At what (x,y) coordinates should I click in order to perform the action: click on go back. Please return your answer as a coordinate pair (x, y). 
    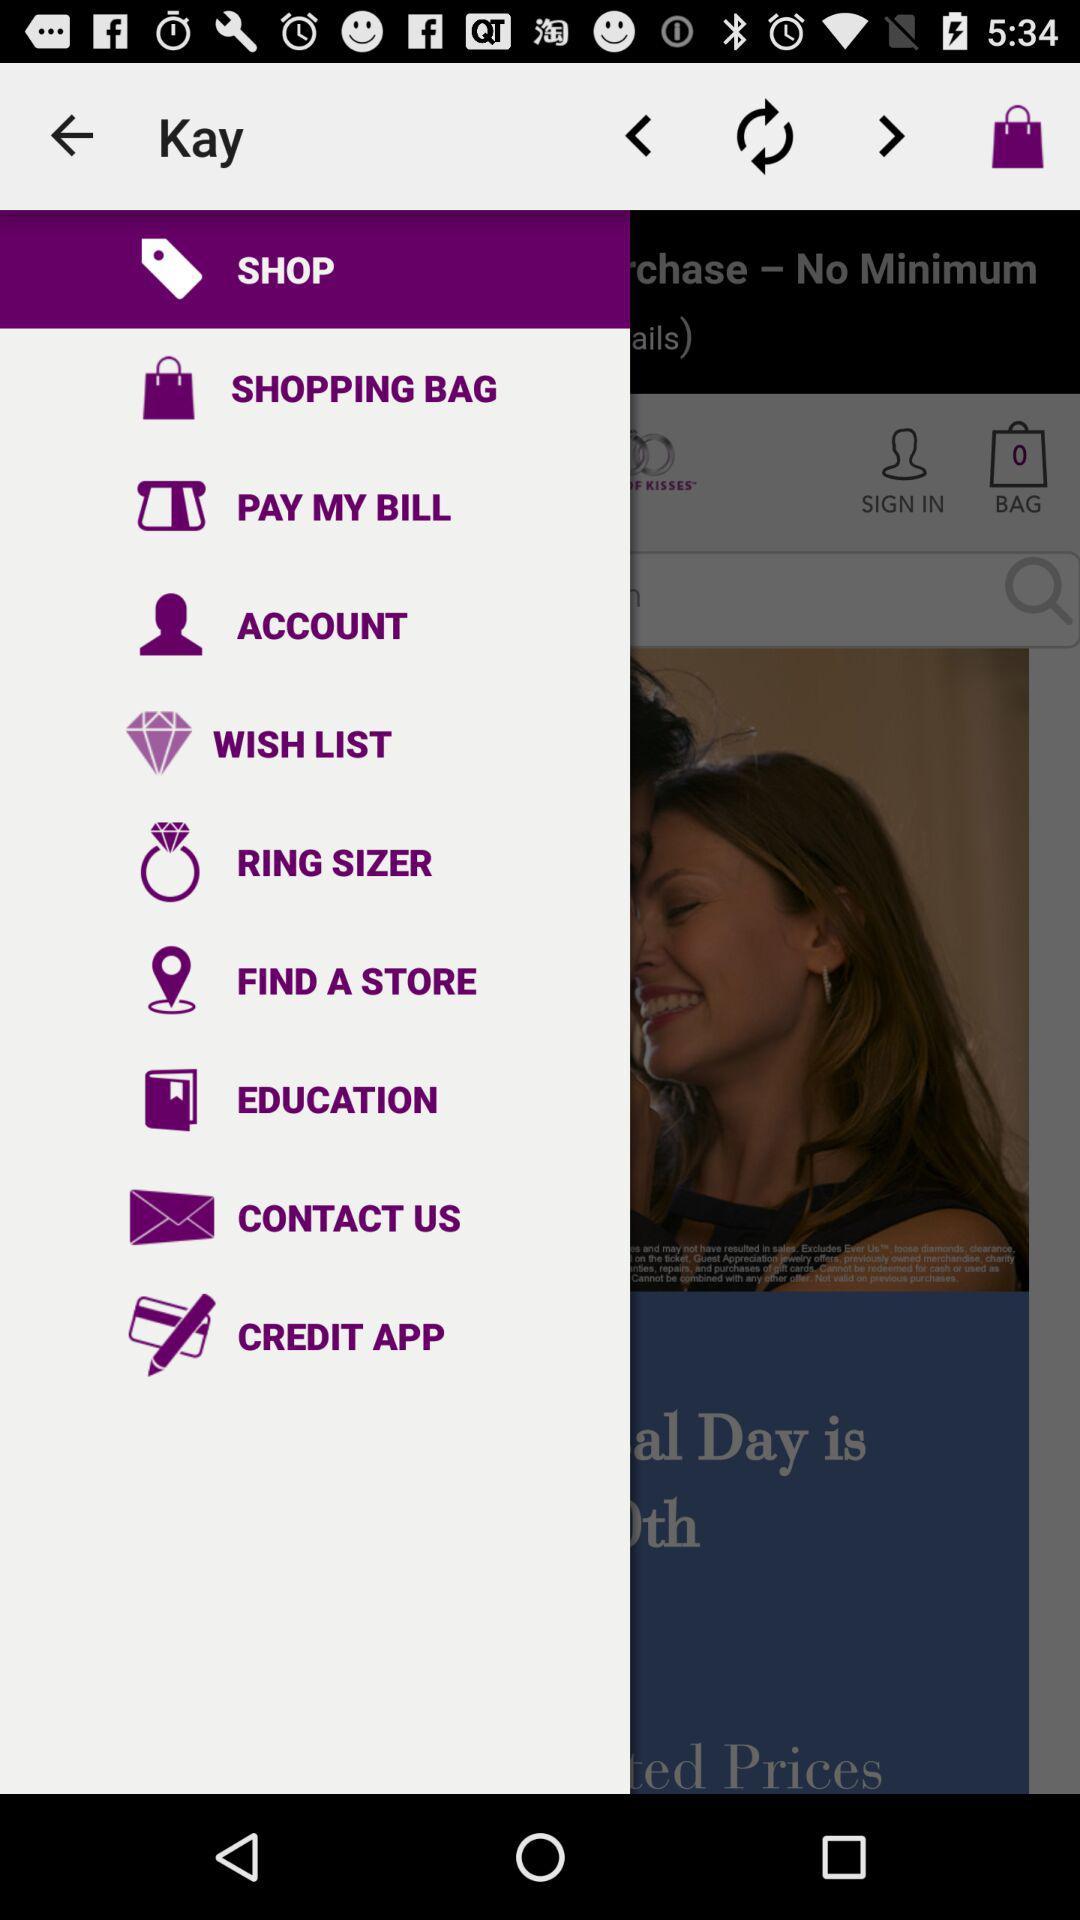
    Looking at the image, I should click on (639, 135).